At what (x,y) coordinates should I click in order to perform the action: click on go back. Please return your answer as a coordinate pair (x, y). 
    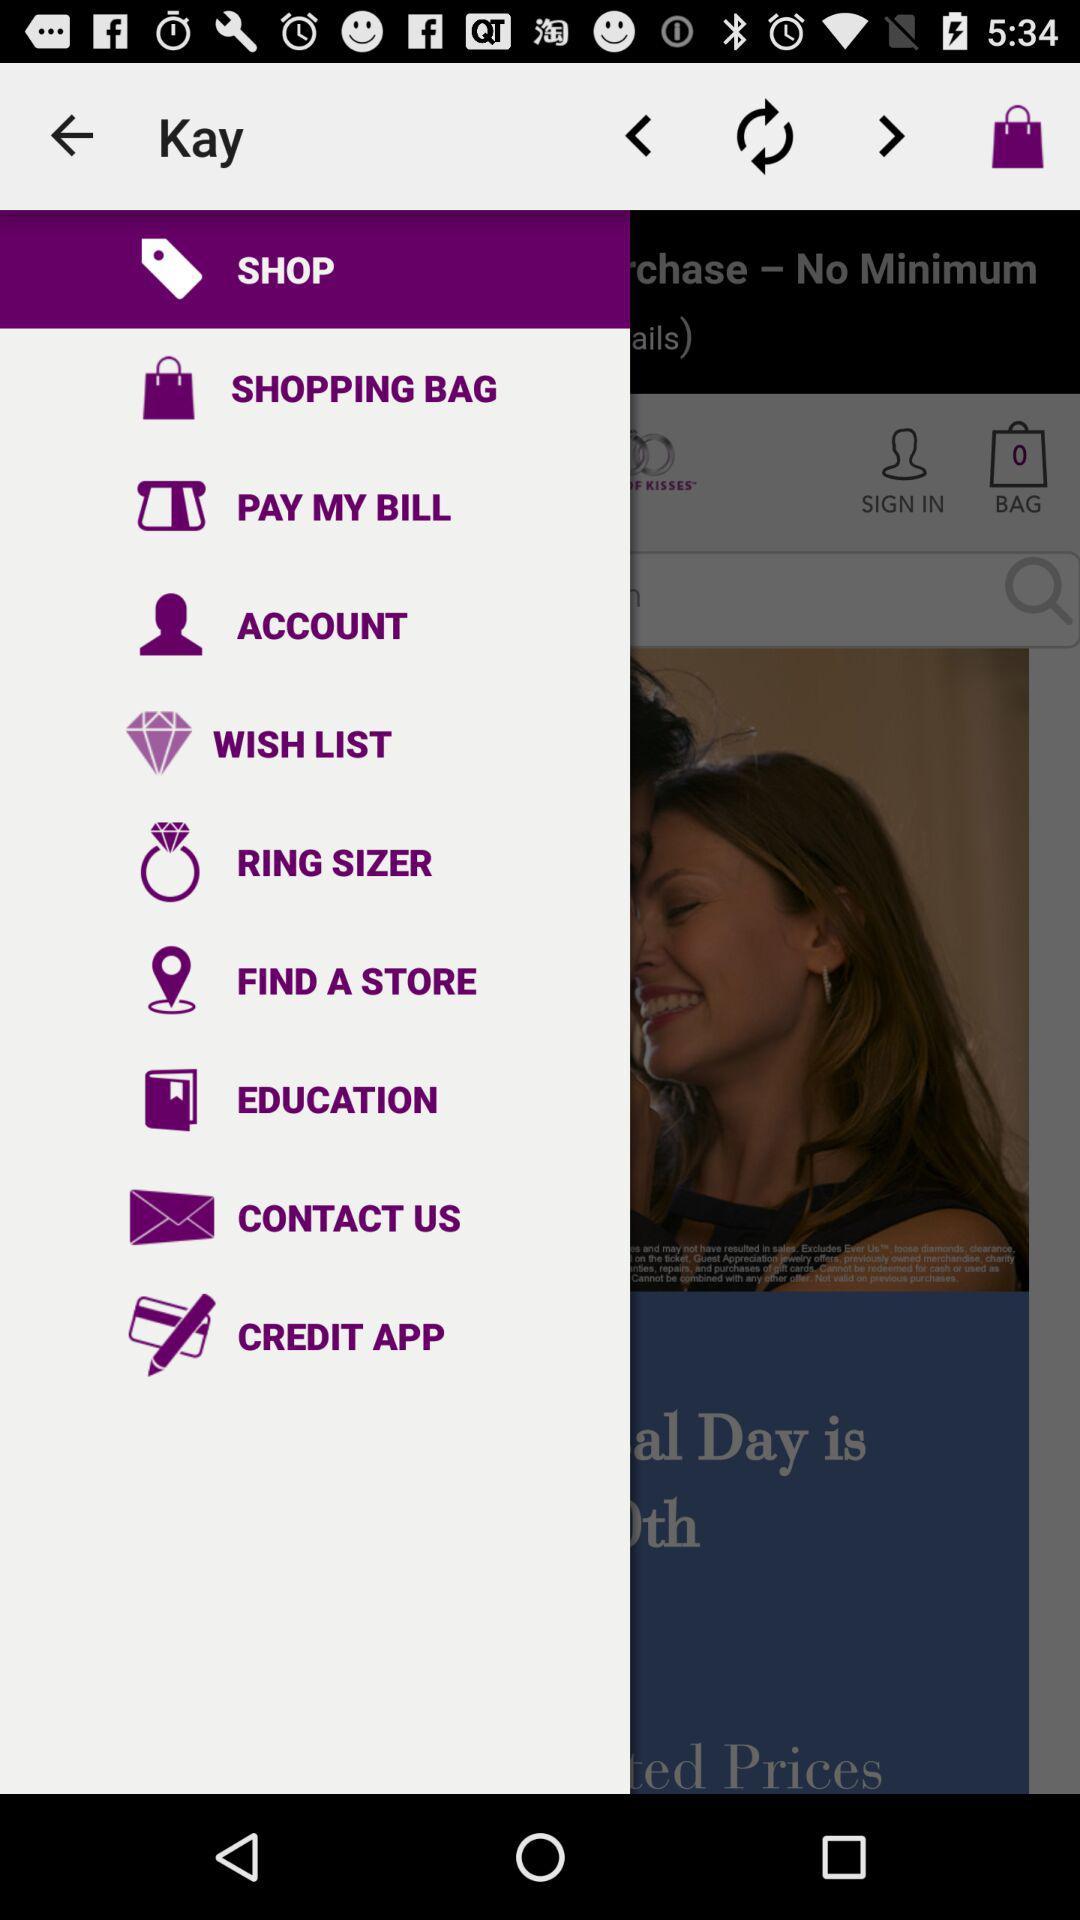
    Looking at the image, I should click on (639, 135).